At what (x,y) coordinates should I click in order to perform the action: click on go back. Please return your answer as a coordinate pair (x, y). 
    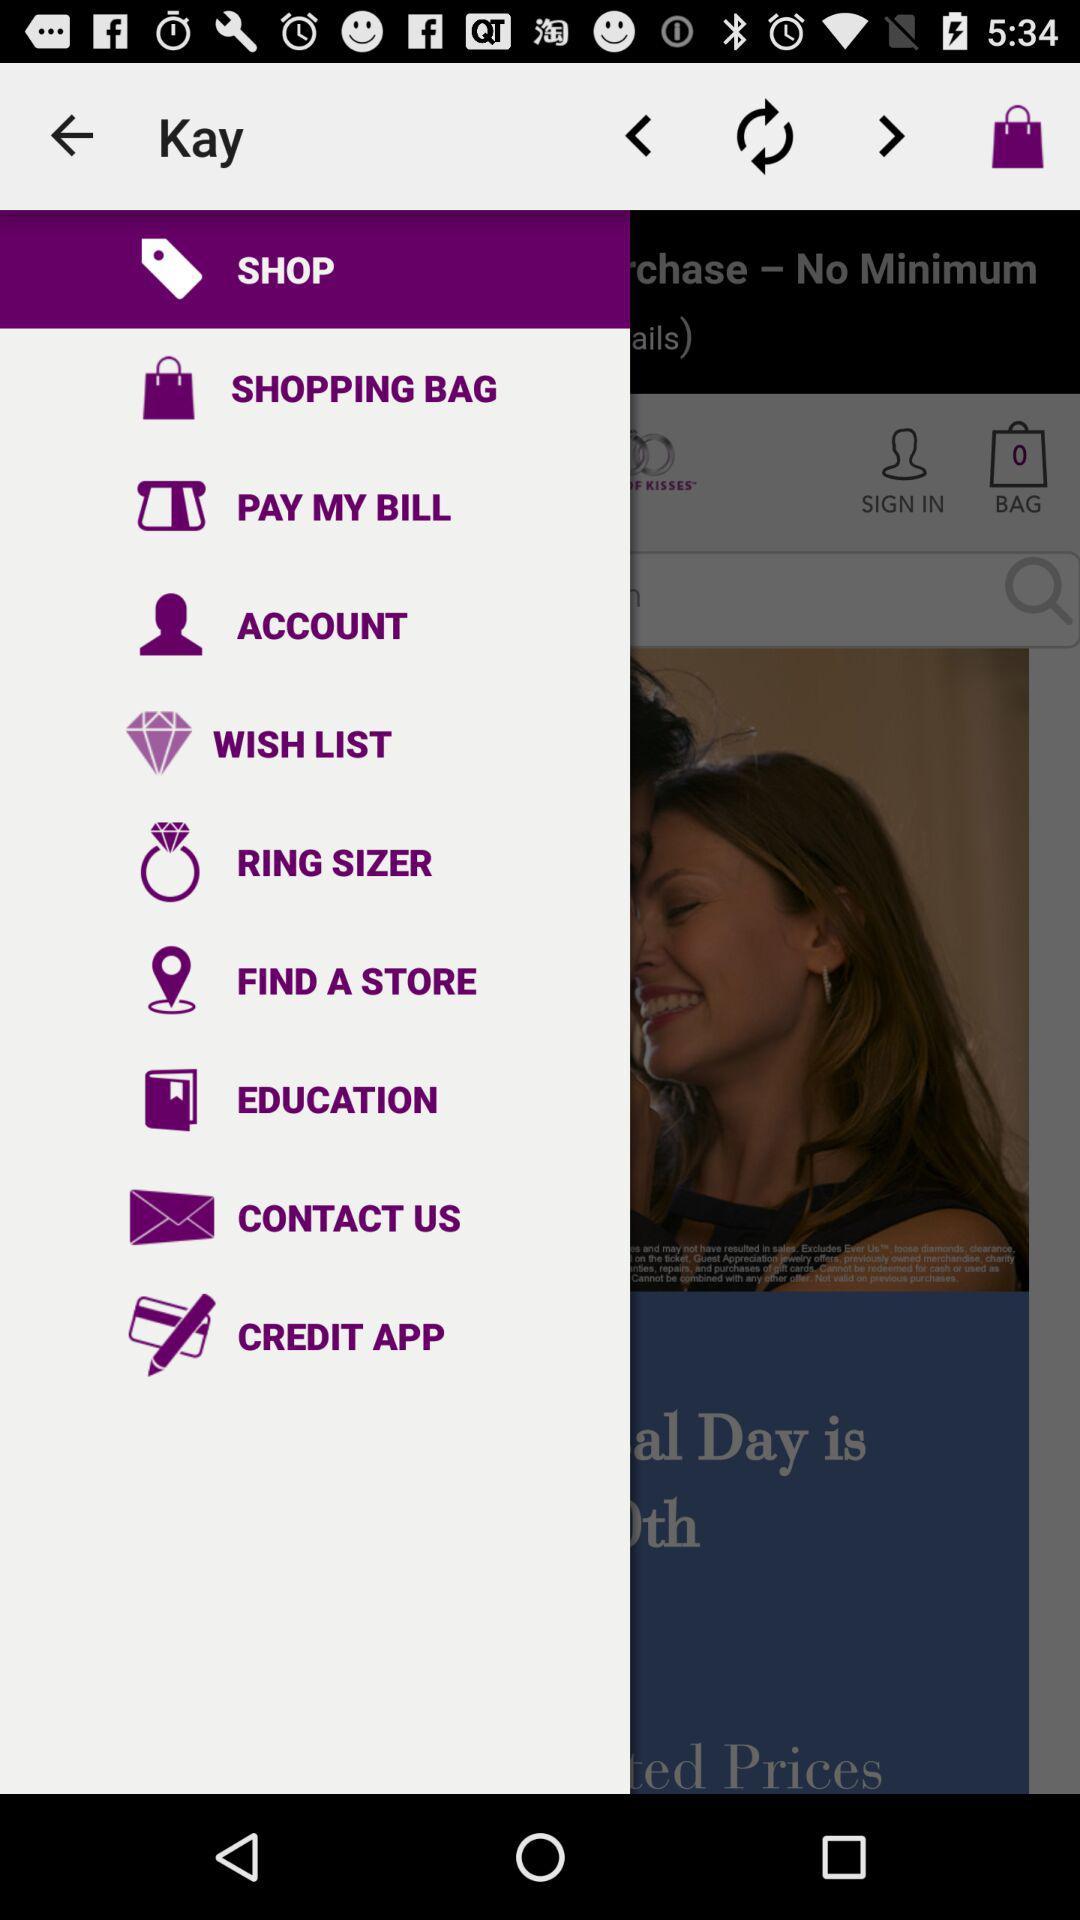
    Looking at the image, I should click on (639, 135).